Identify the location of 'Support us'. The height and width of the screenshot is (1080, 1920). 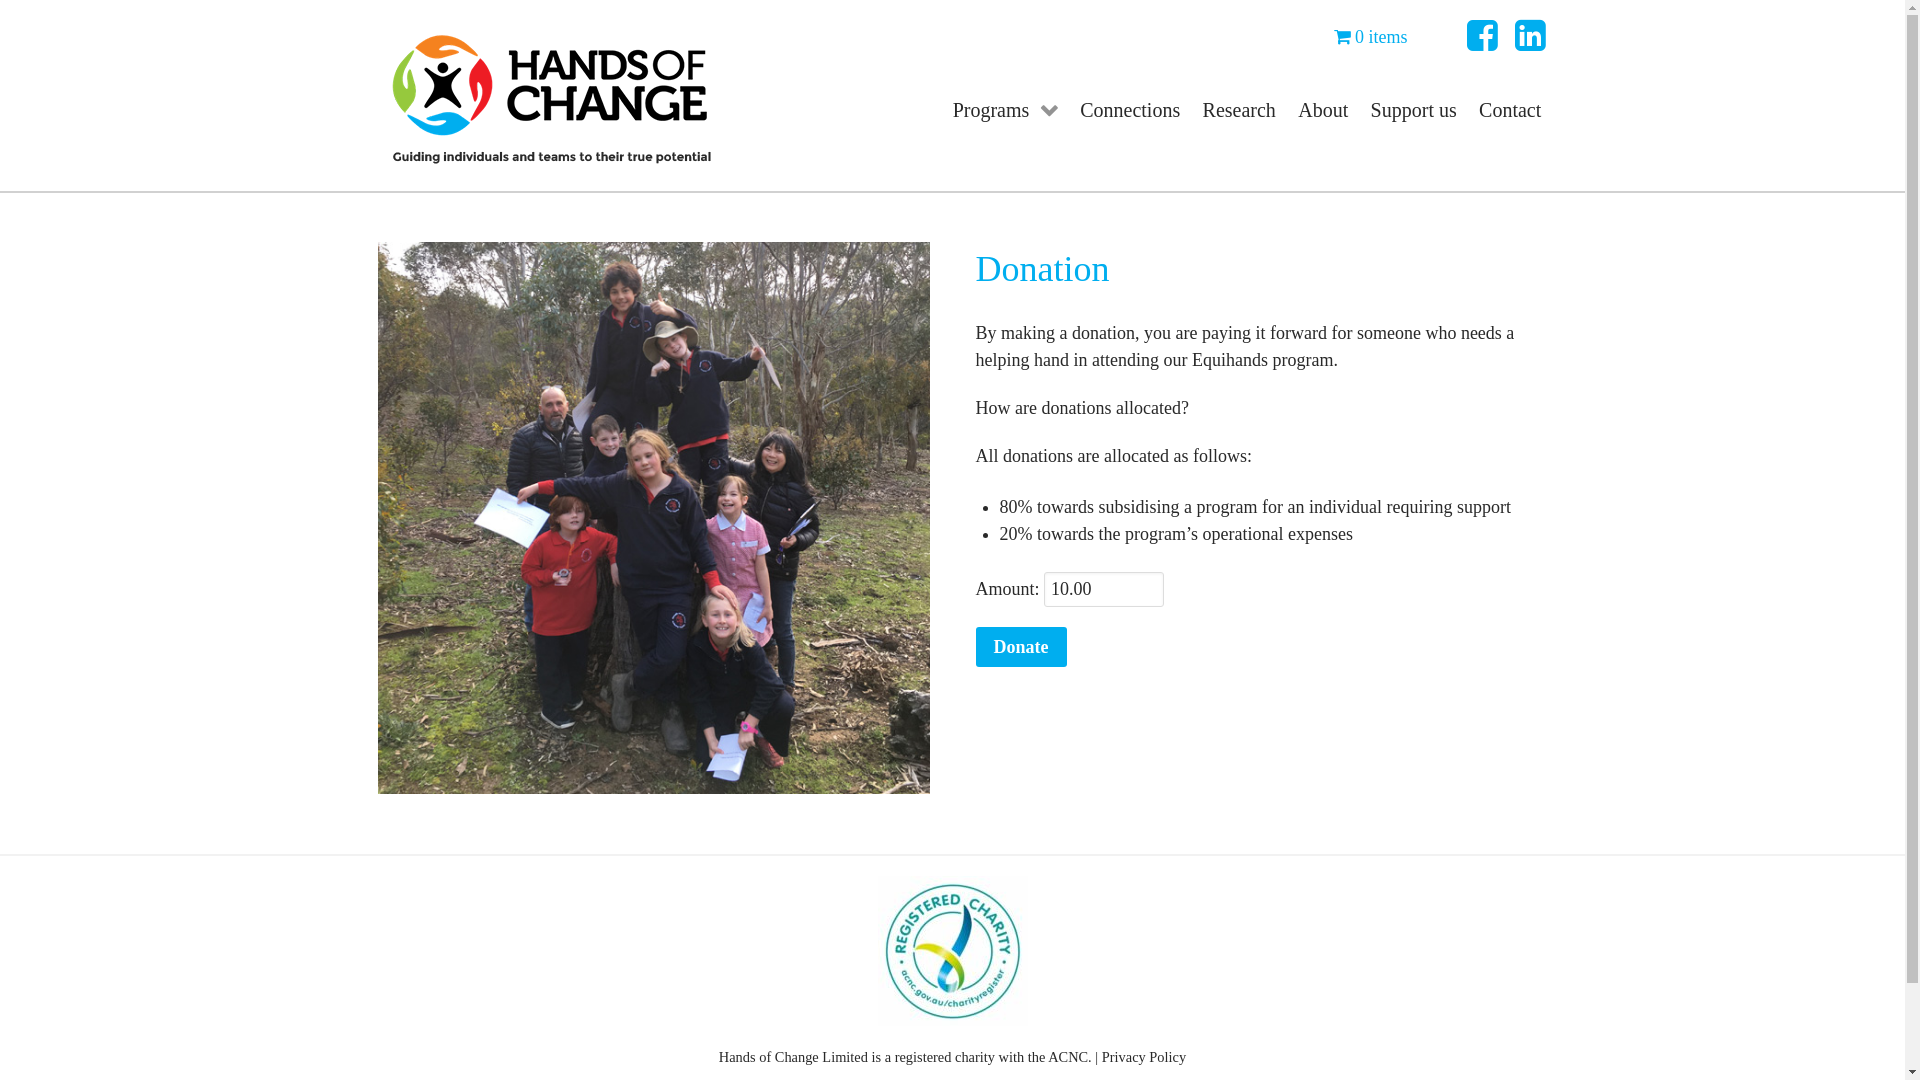
(1412, 108).